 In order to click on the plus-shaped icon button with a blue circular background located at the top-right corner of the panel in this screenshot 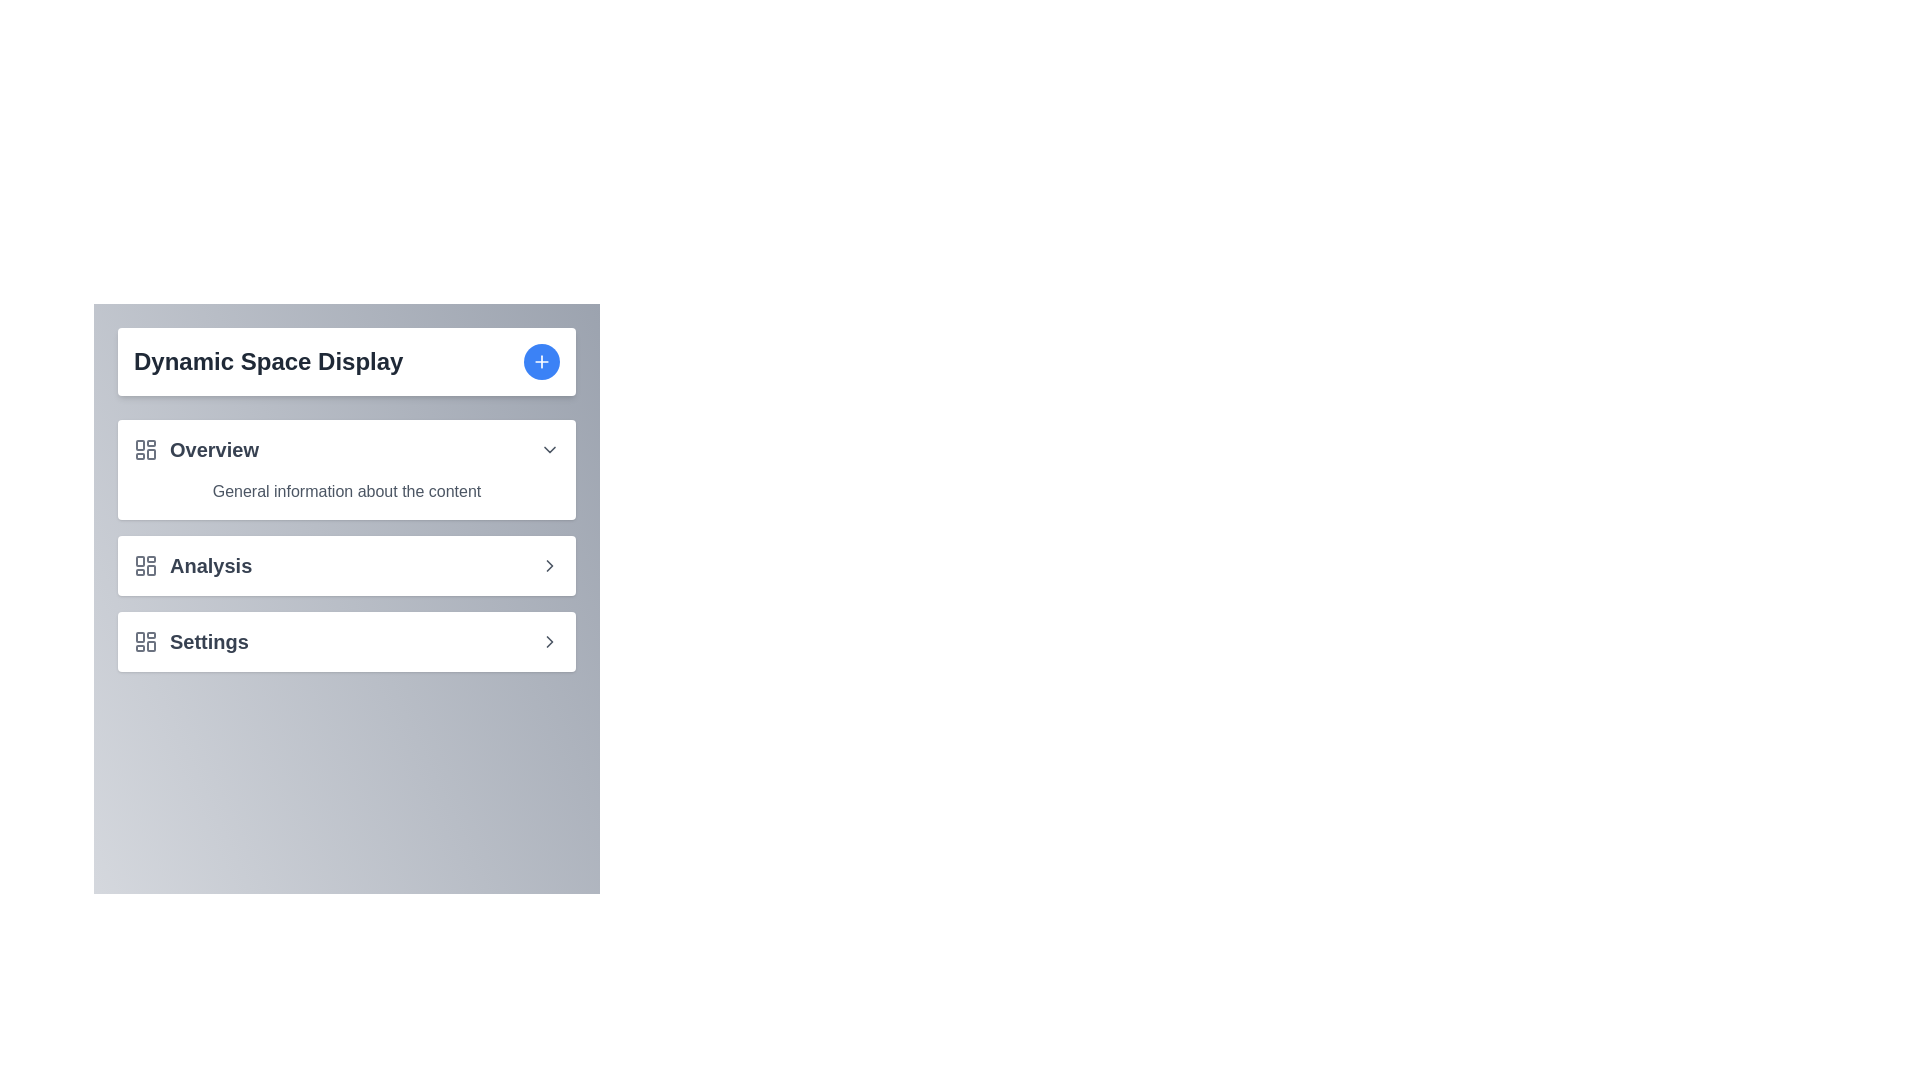, I will do `click(542, 362)`.